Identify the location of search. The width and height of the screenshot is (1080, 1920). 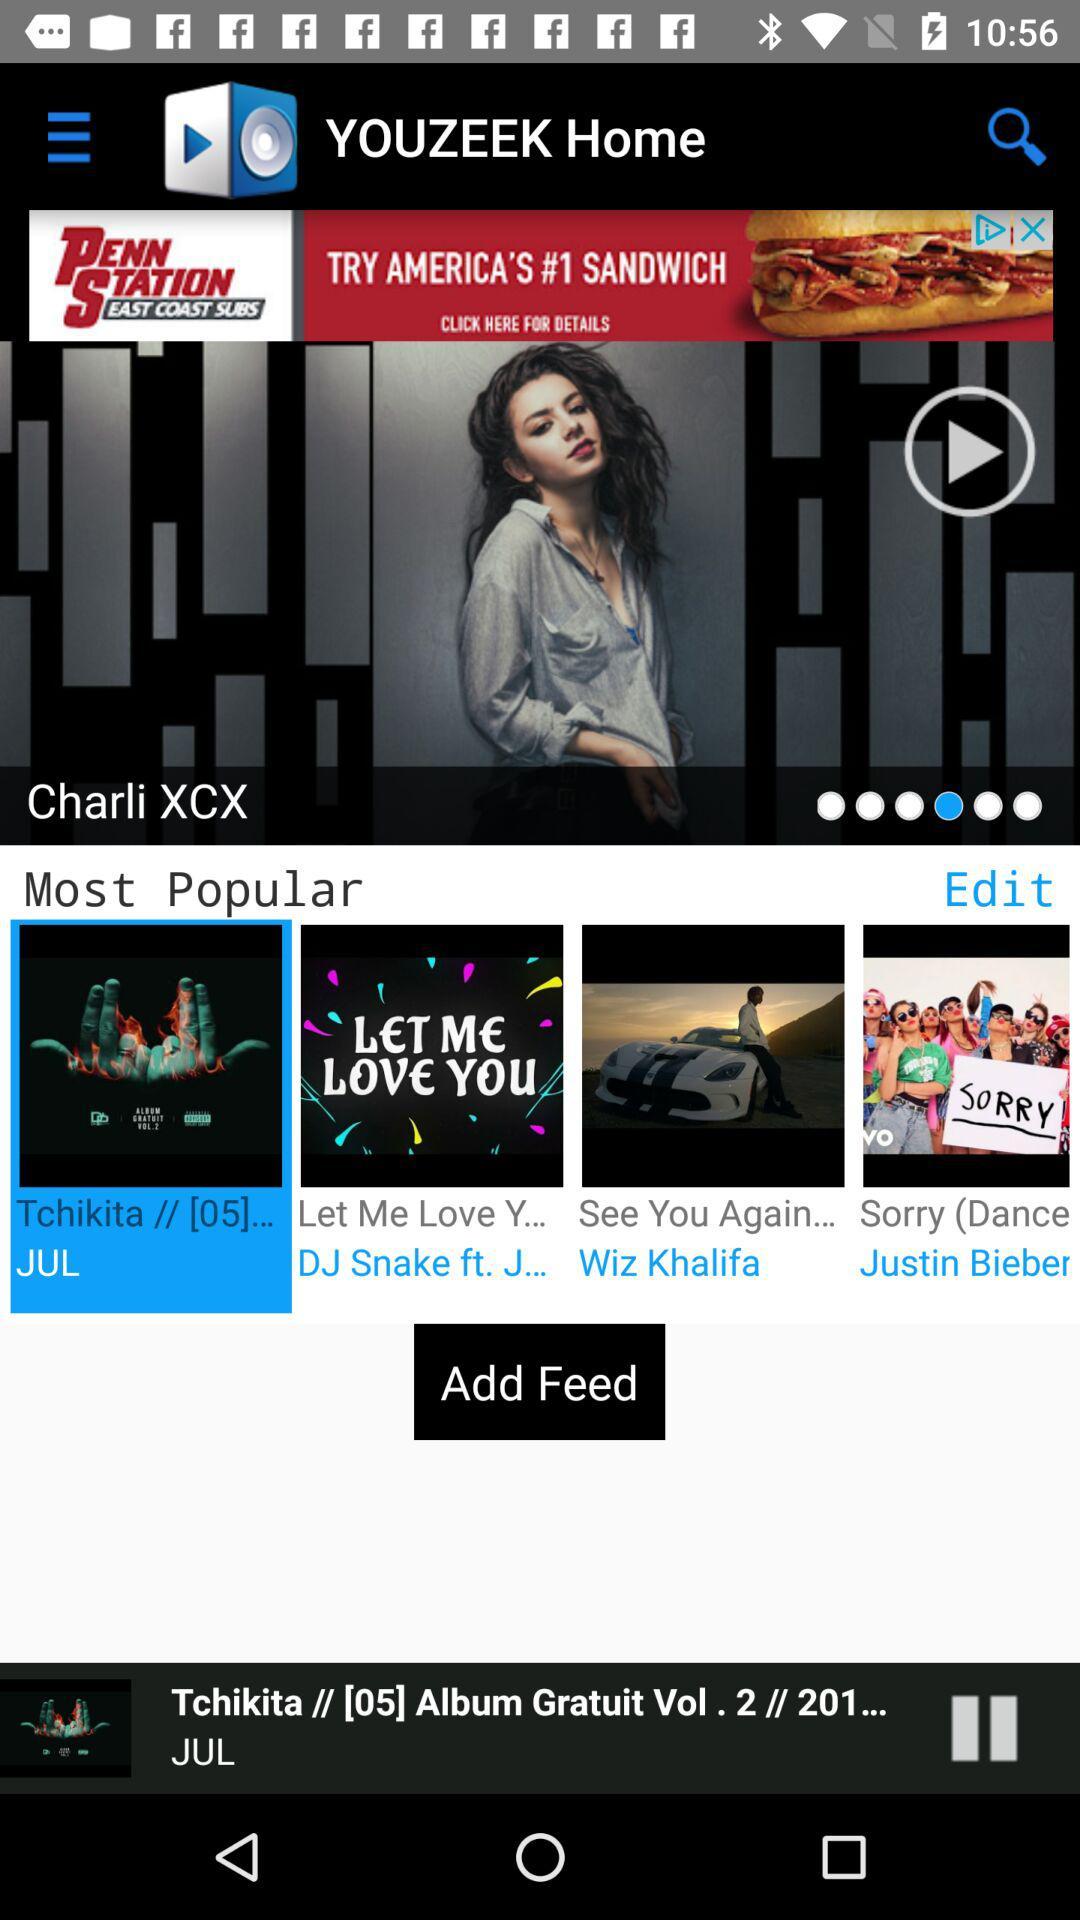
(990, 429).